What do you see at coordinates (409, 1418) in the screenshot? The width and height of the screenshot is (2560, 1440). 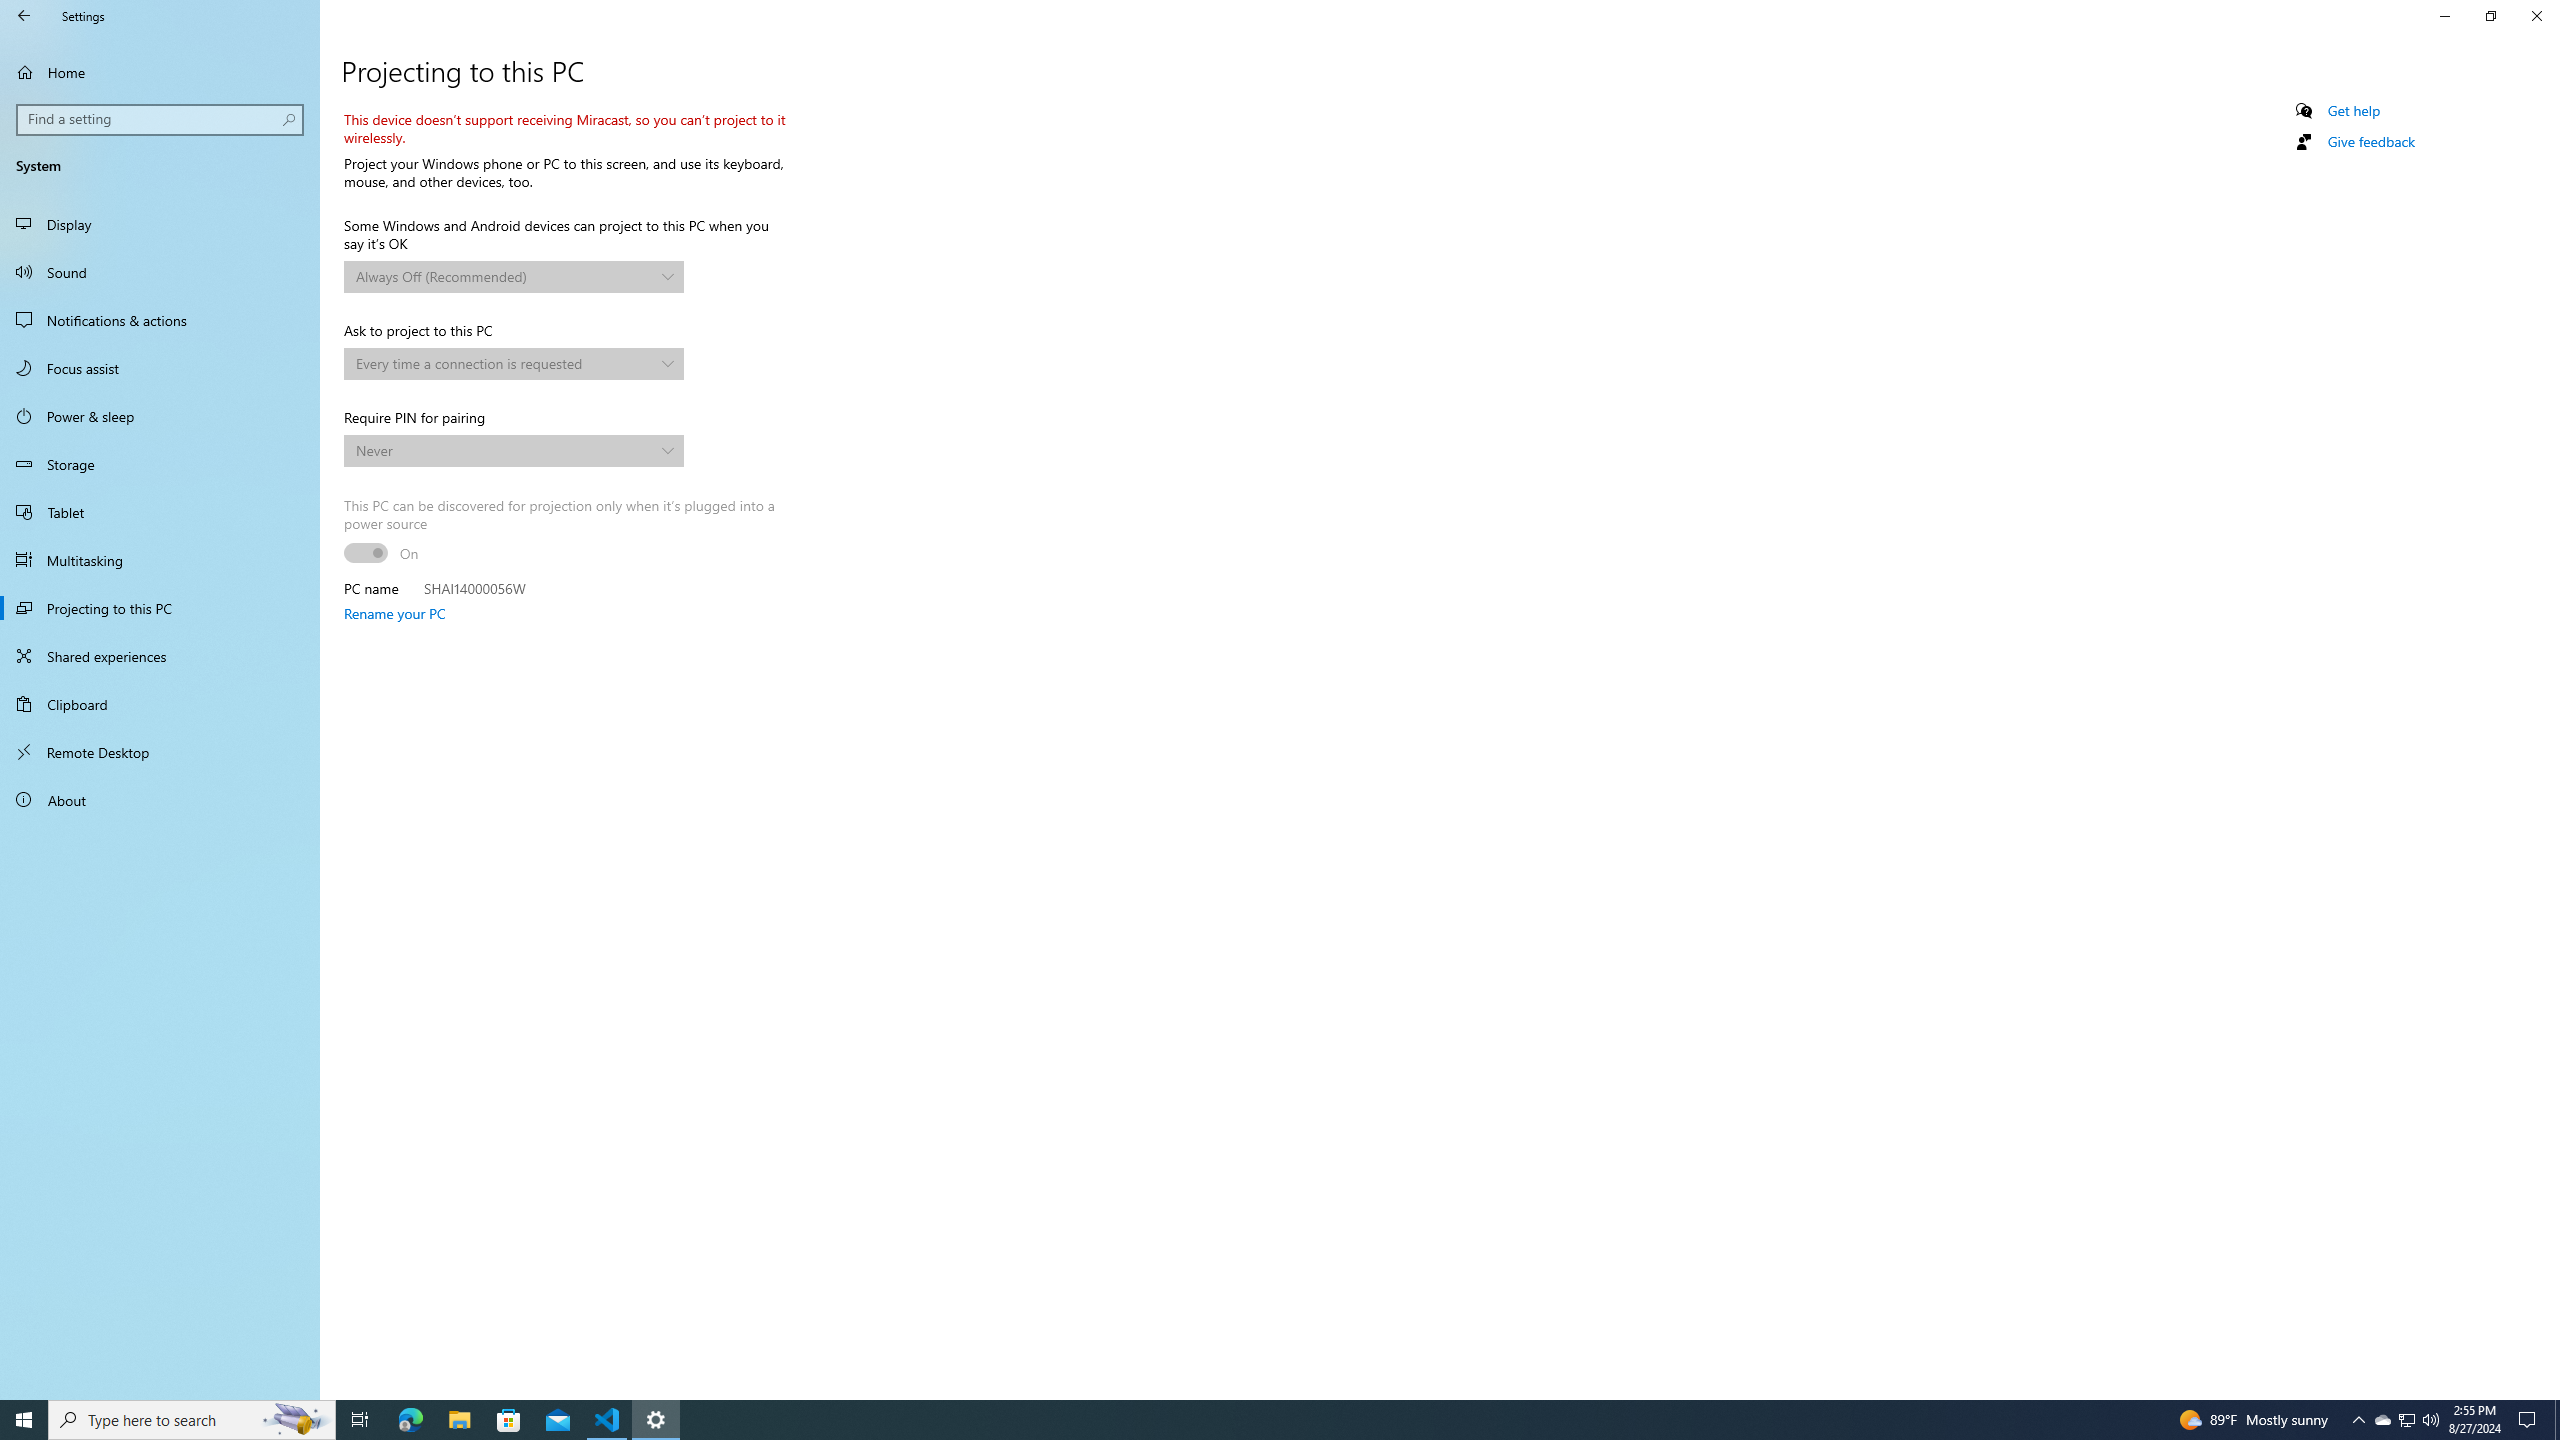 I see `'Microsoft Edge'` at bounding box center [409, 1418].